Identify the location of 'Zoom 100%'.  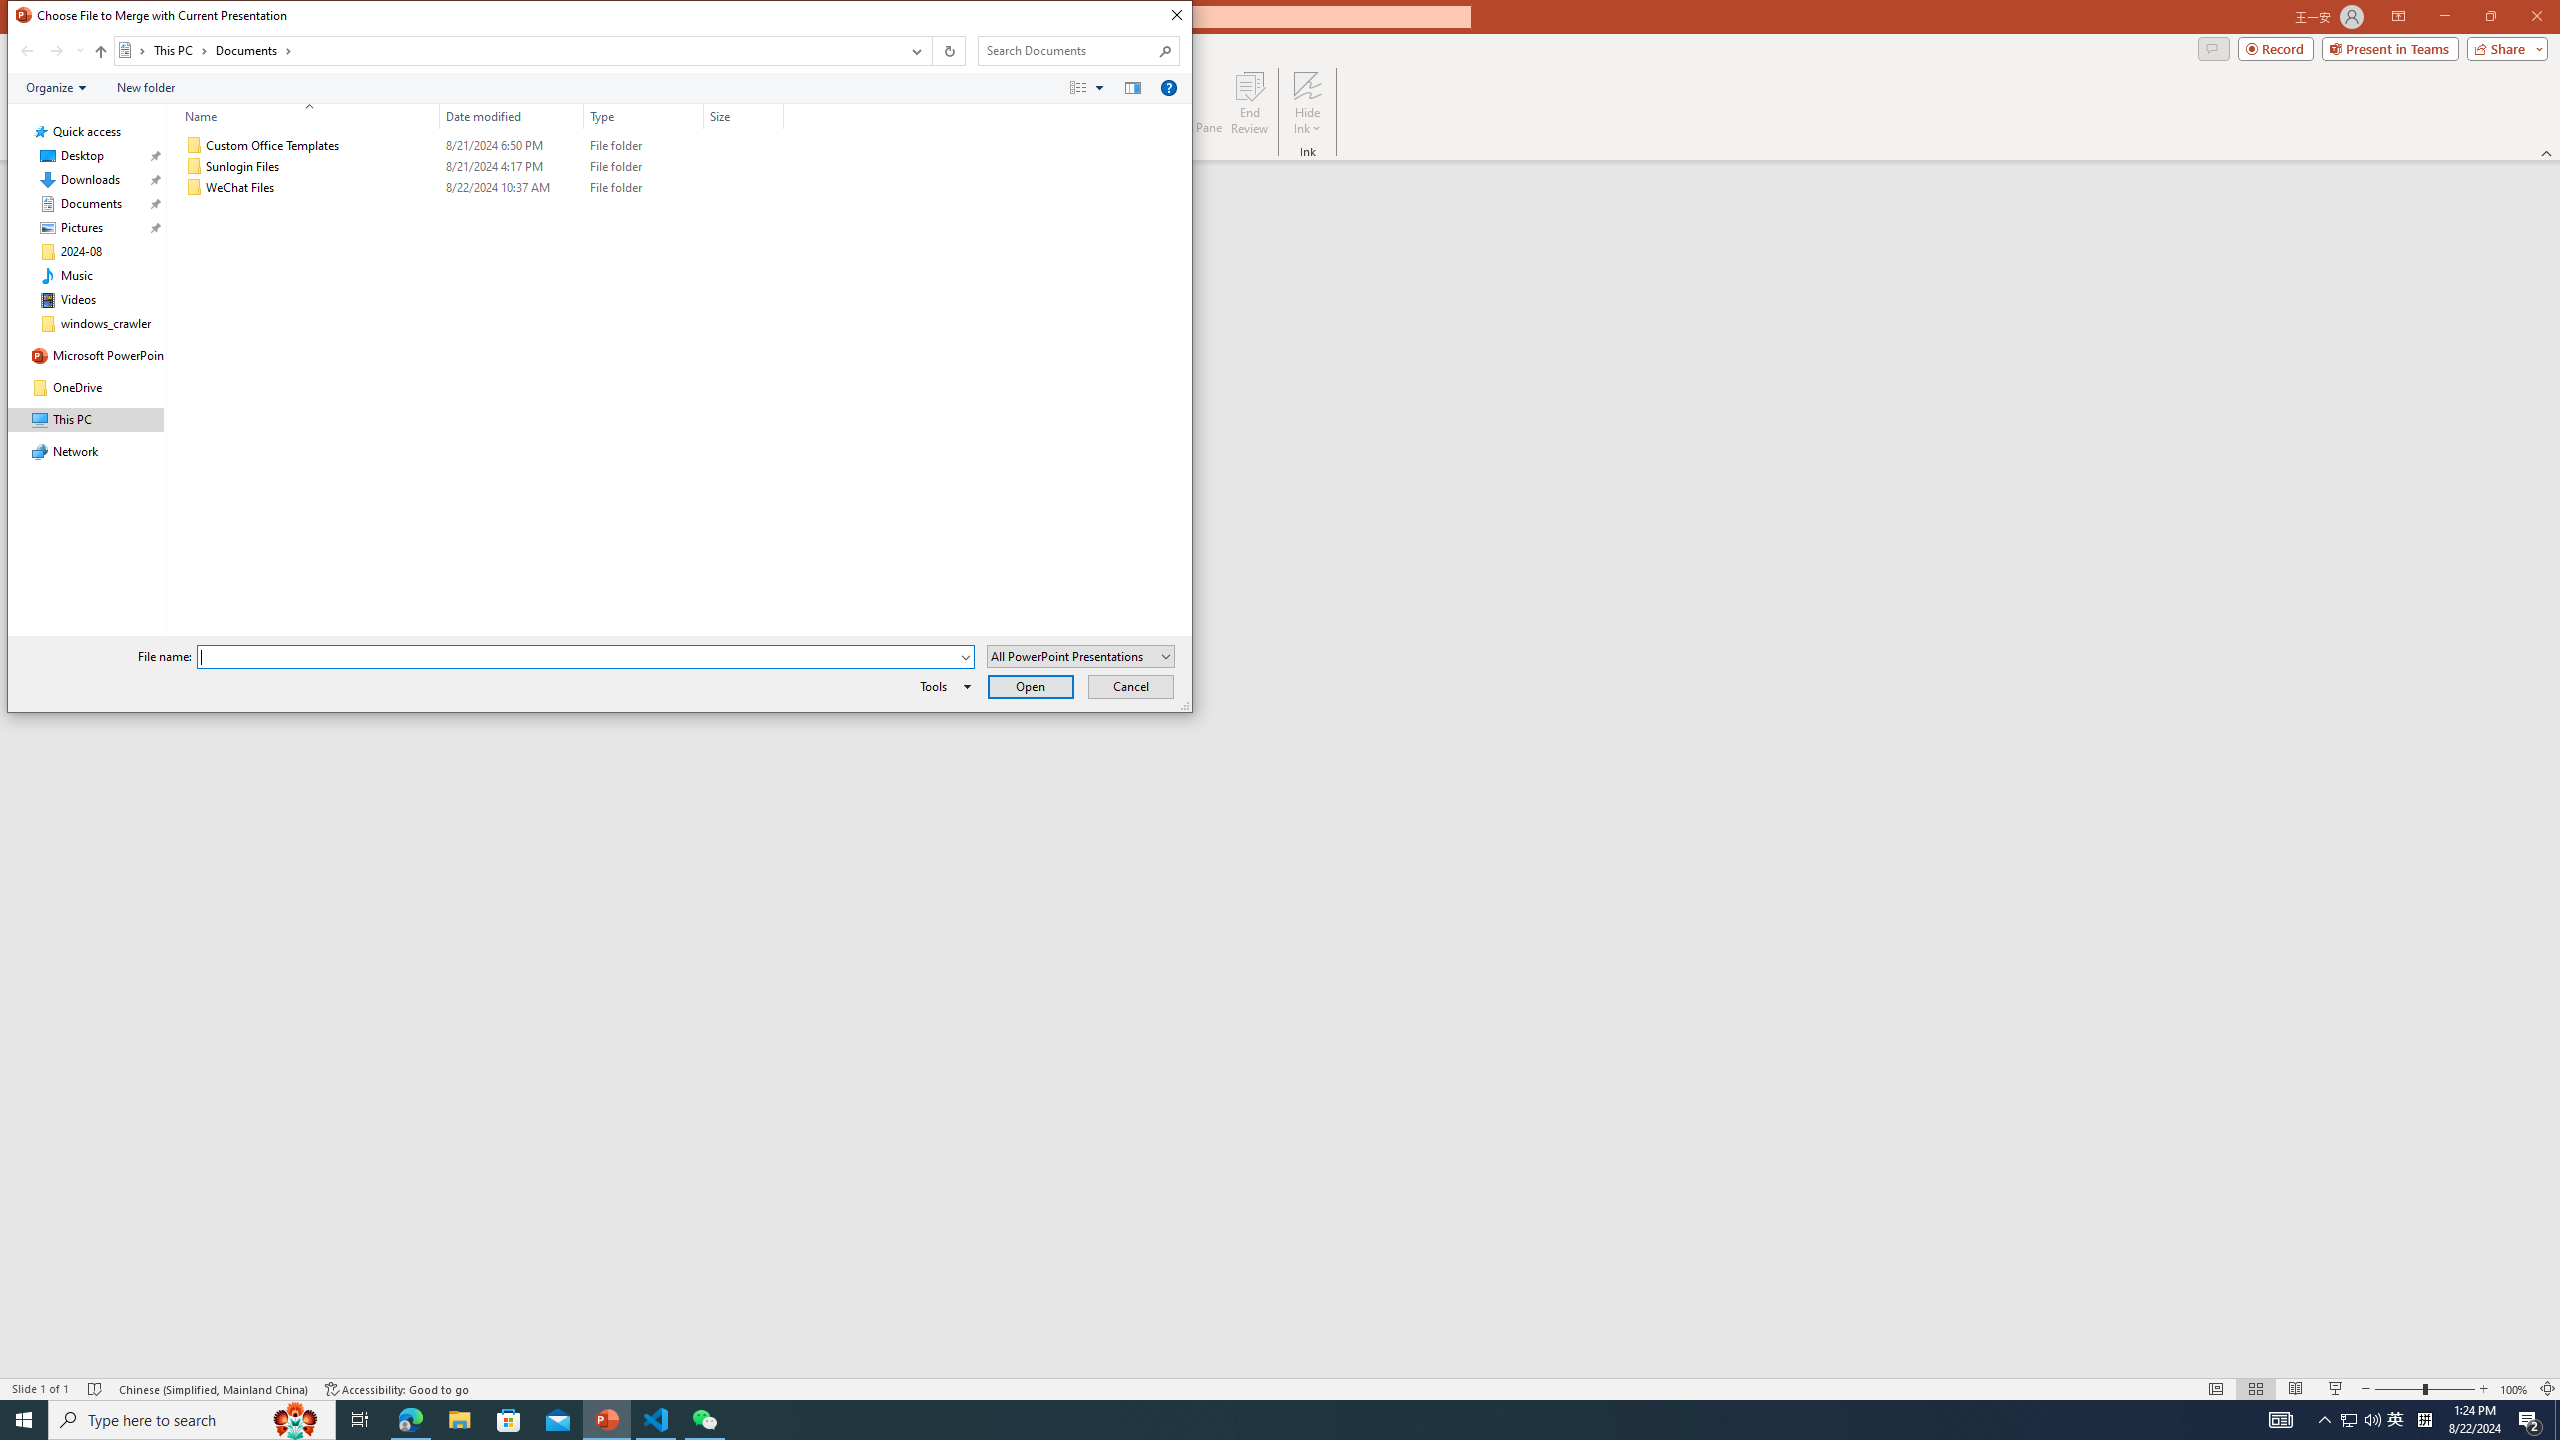
(2515, 1389).